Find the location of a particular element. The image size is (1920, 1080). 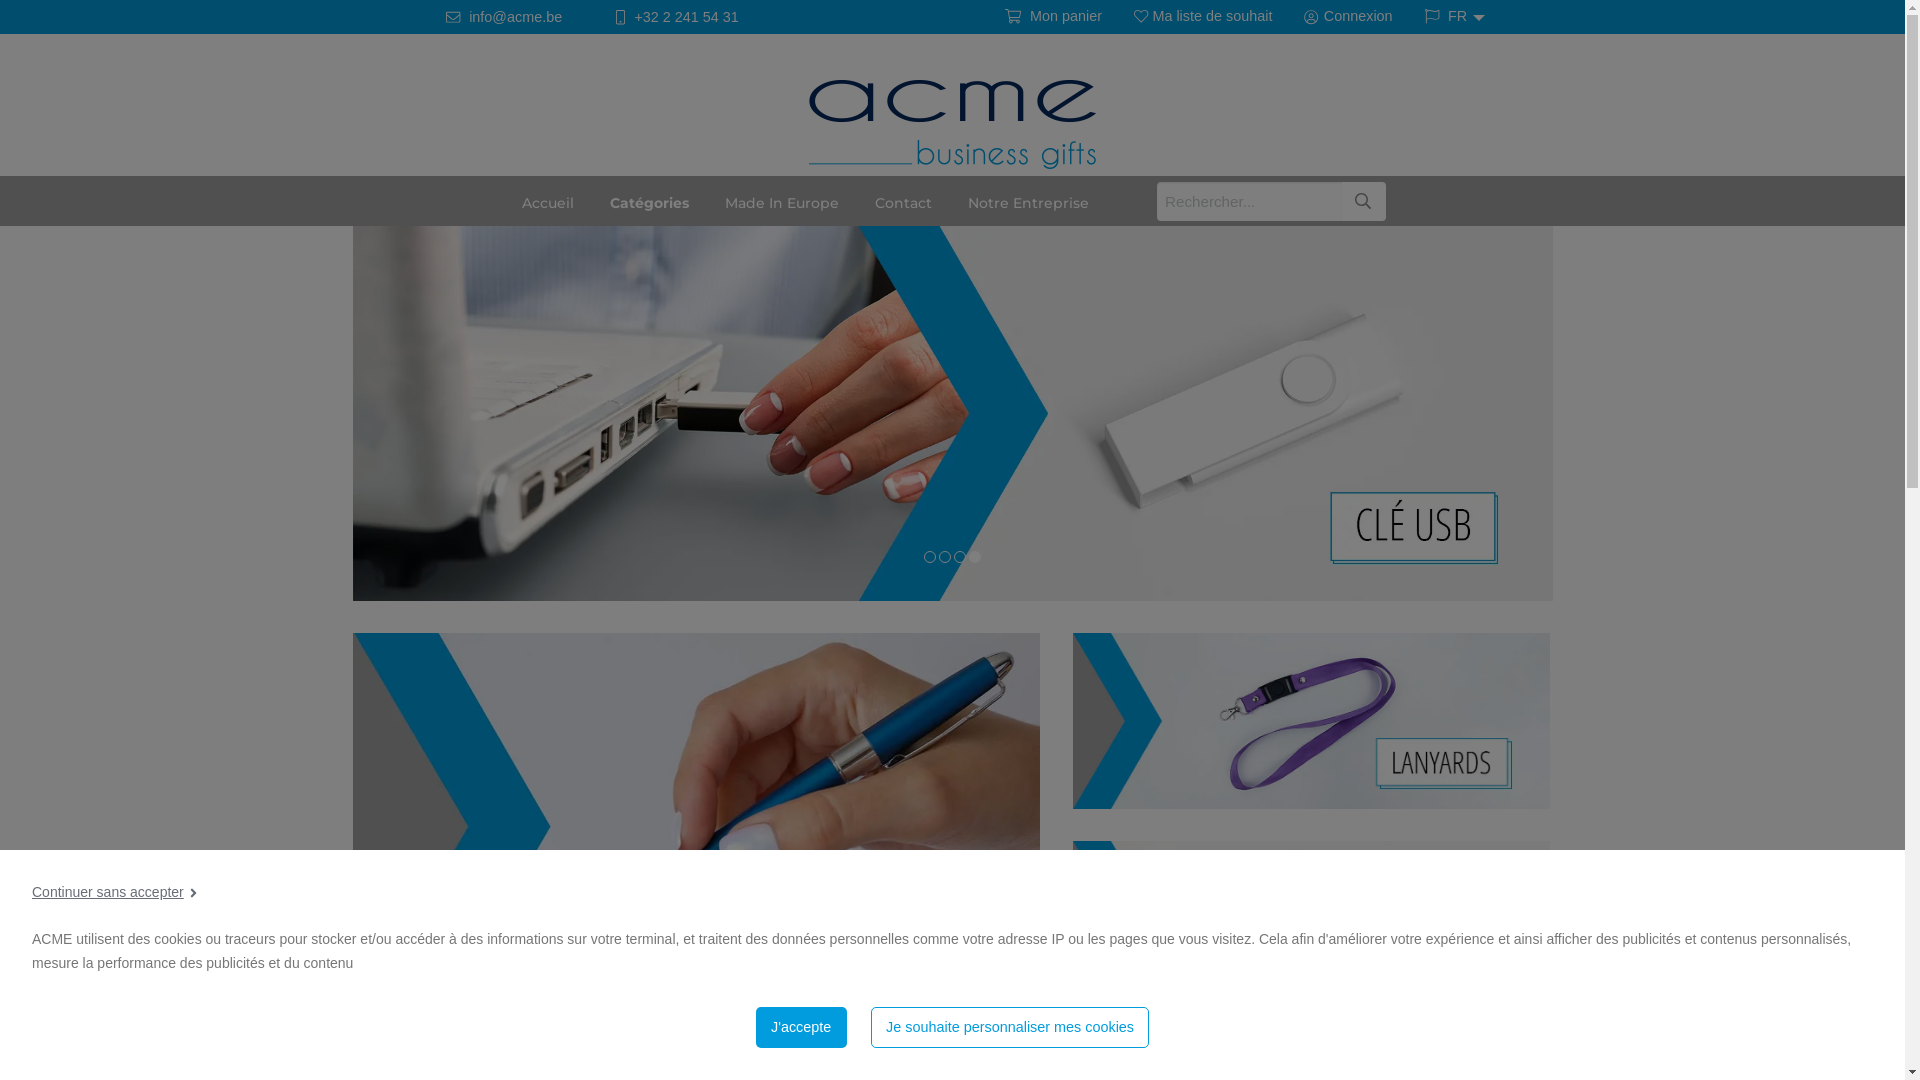

'FR' is located at coordinates (1449, 15).